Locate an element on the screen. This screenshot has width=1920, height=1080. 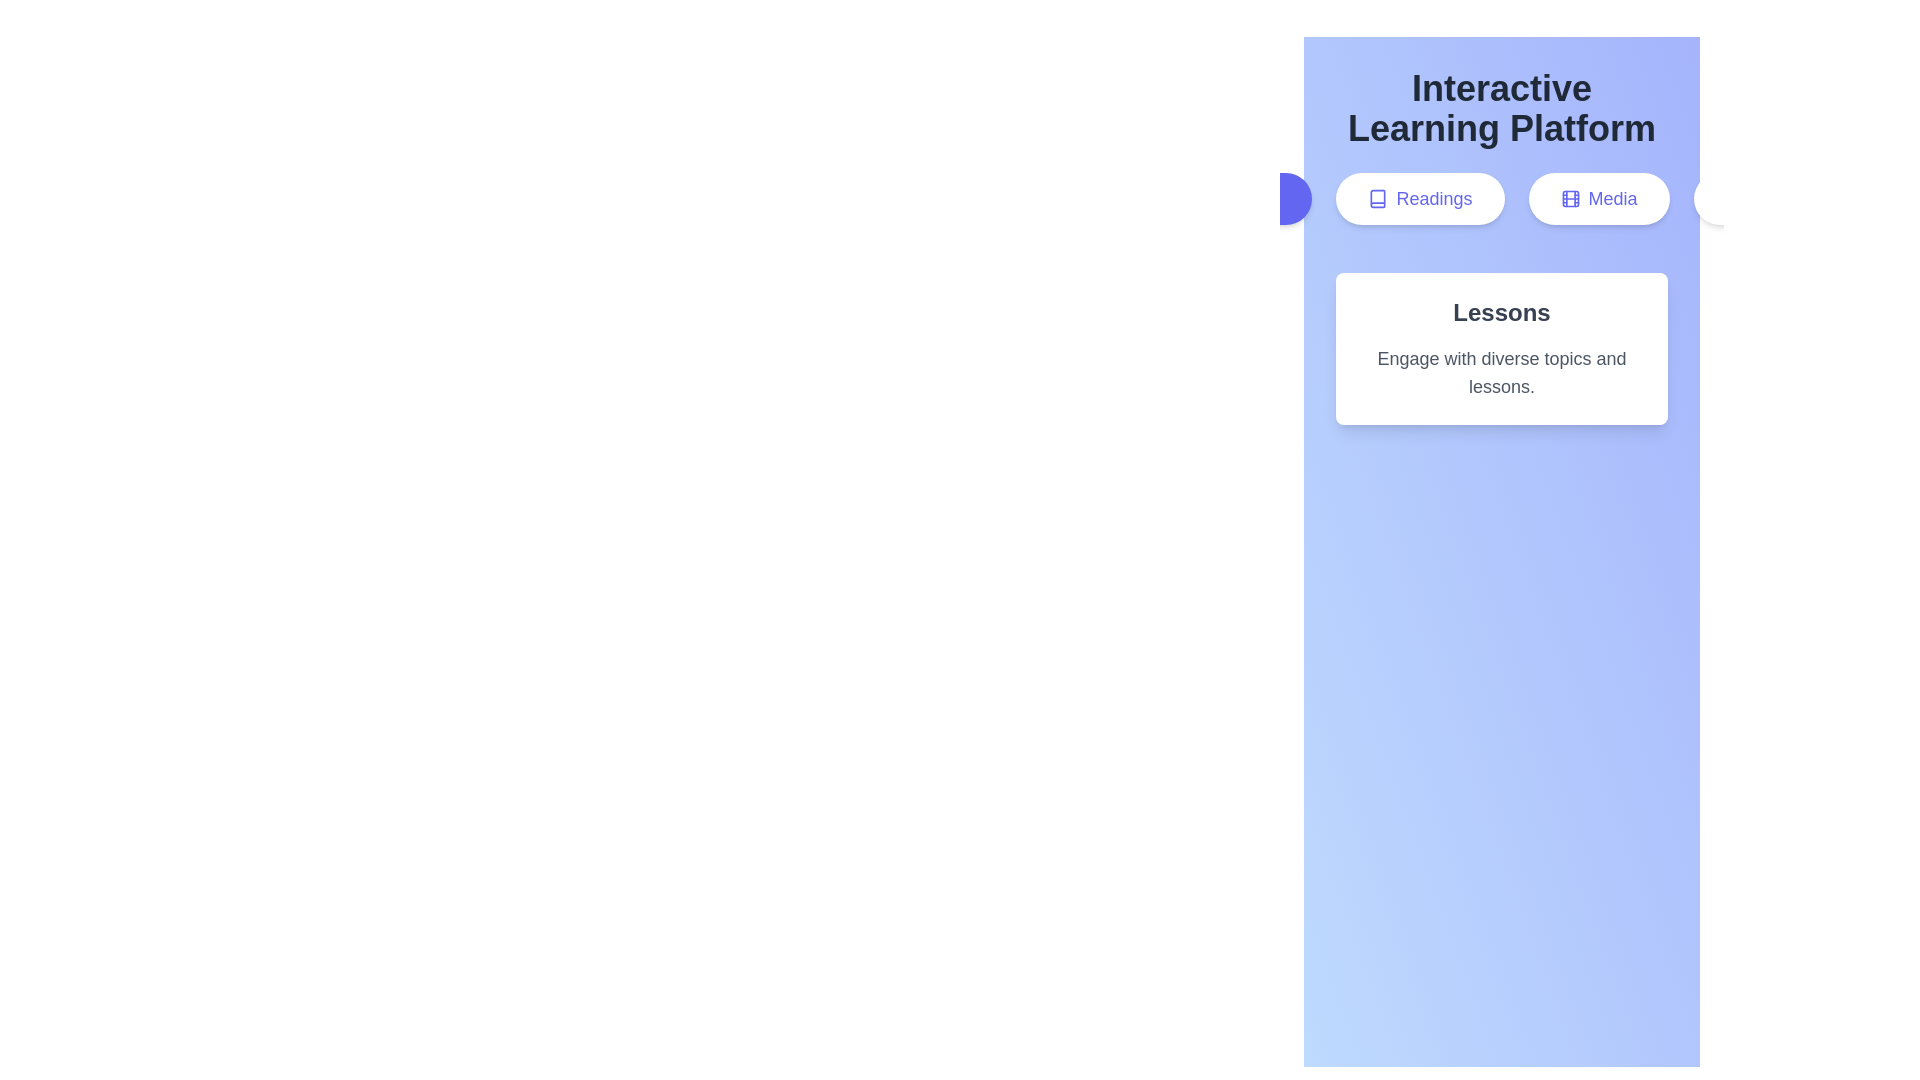
the icon associated with the tab Lessons is located at coordinates (1195, 199).